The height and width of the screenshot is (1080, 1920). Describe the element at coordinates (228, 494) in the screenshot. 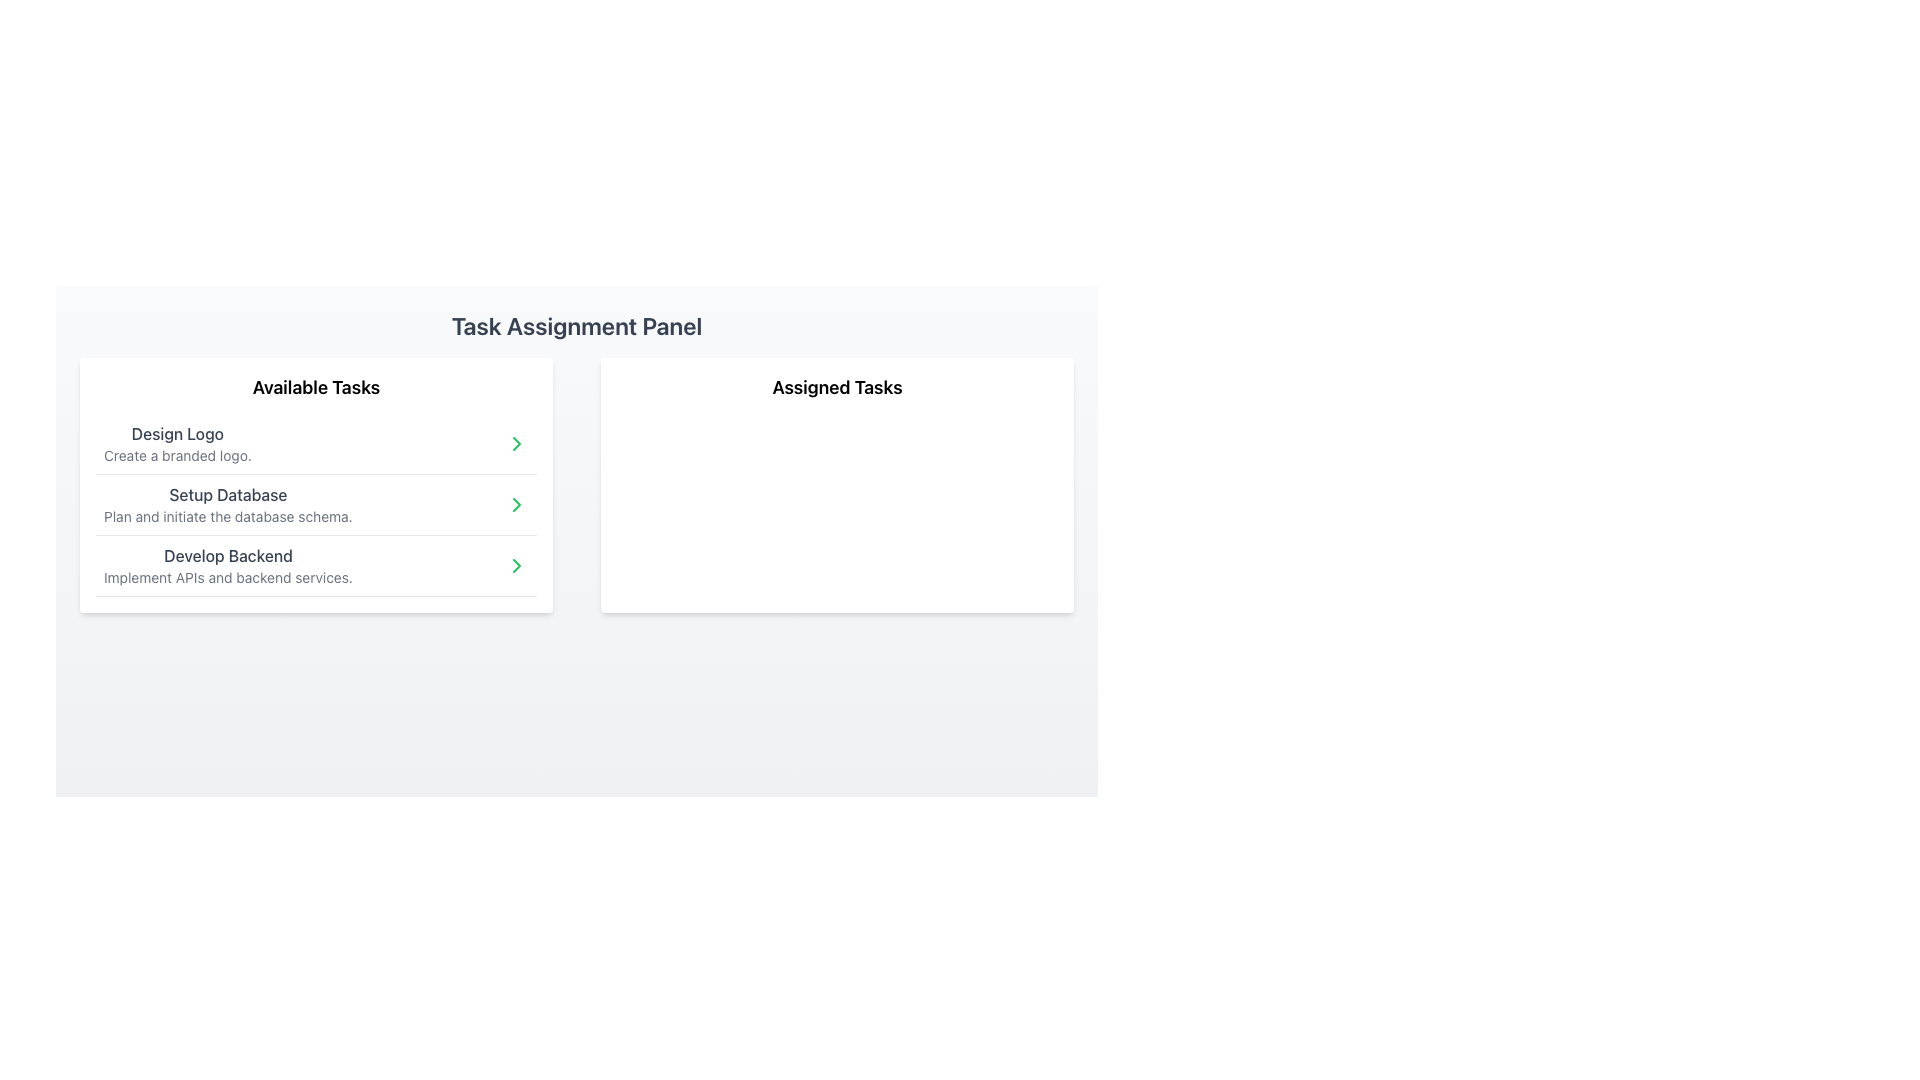

I see `the descriptive text label for the task in the 'Available Tasks' section` at that location.